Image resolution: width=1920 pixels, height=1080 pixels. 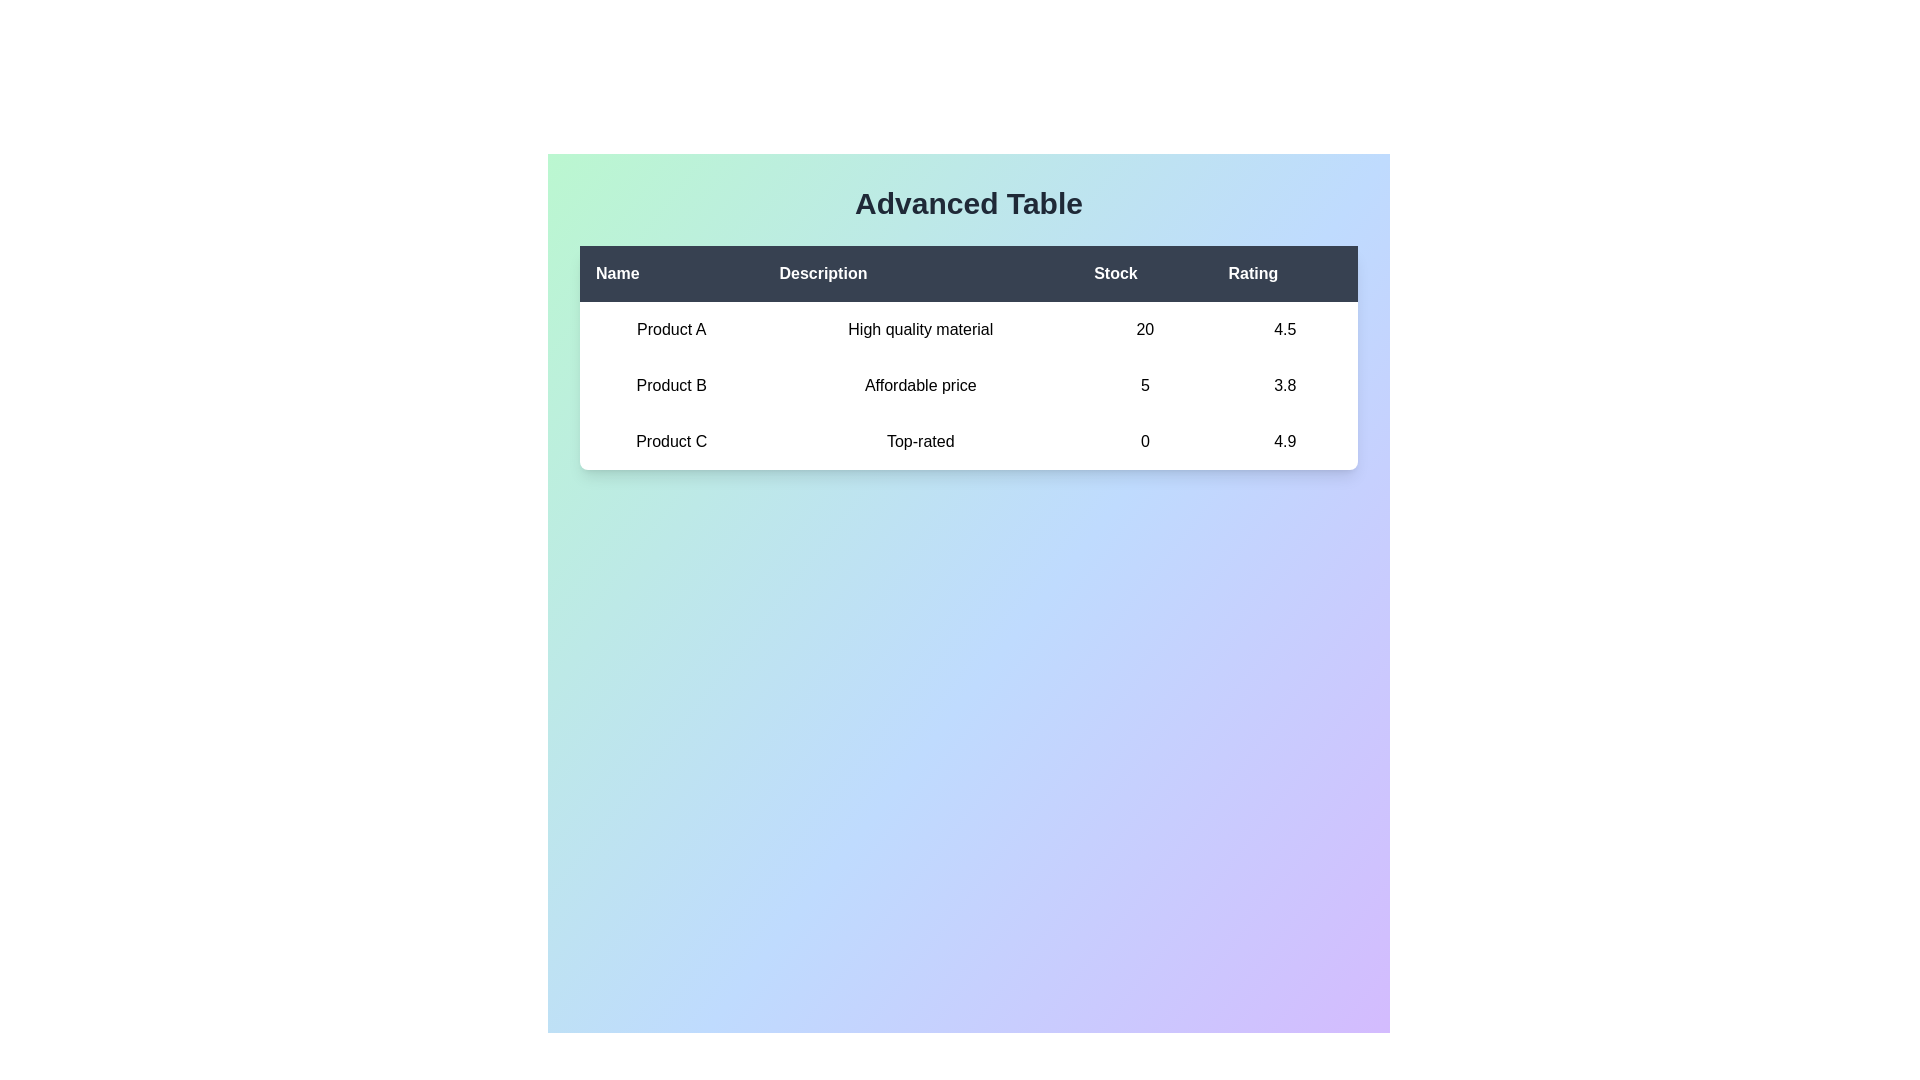 What do you see at coordinates (969, 329) in the screenshot?
I see `contents of the first row in the tabular layout that displays details for 'Product A'` at bounding box center [969, 329].